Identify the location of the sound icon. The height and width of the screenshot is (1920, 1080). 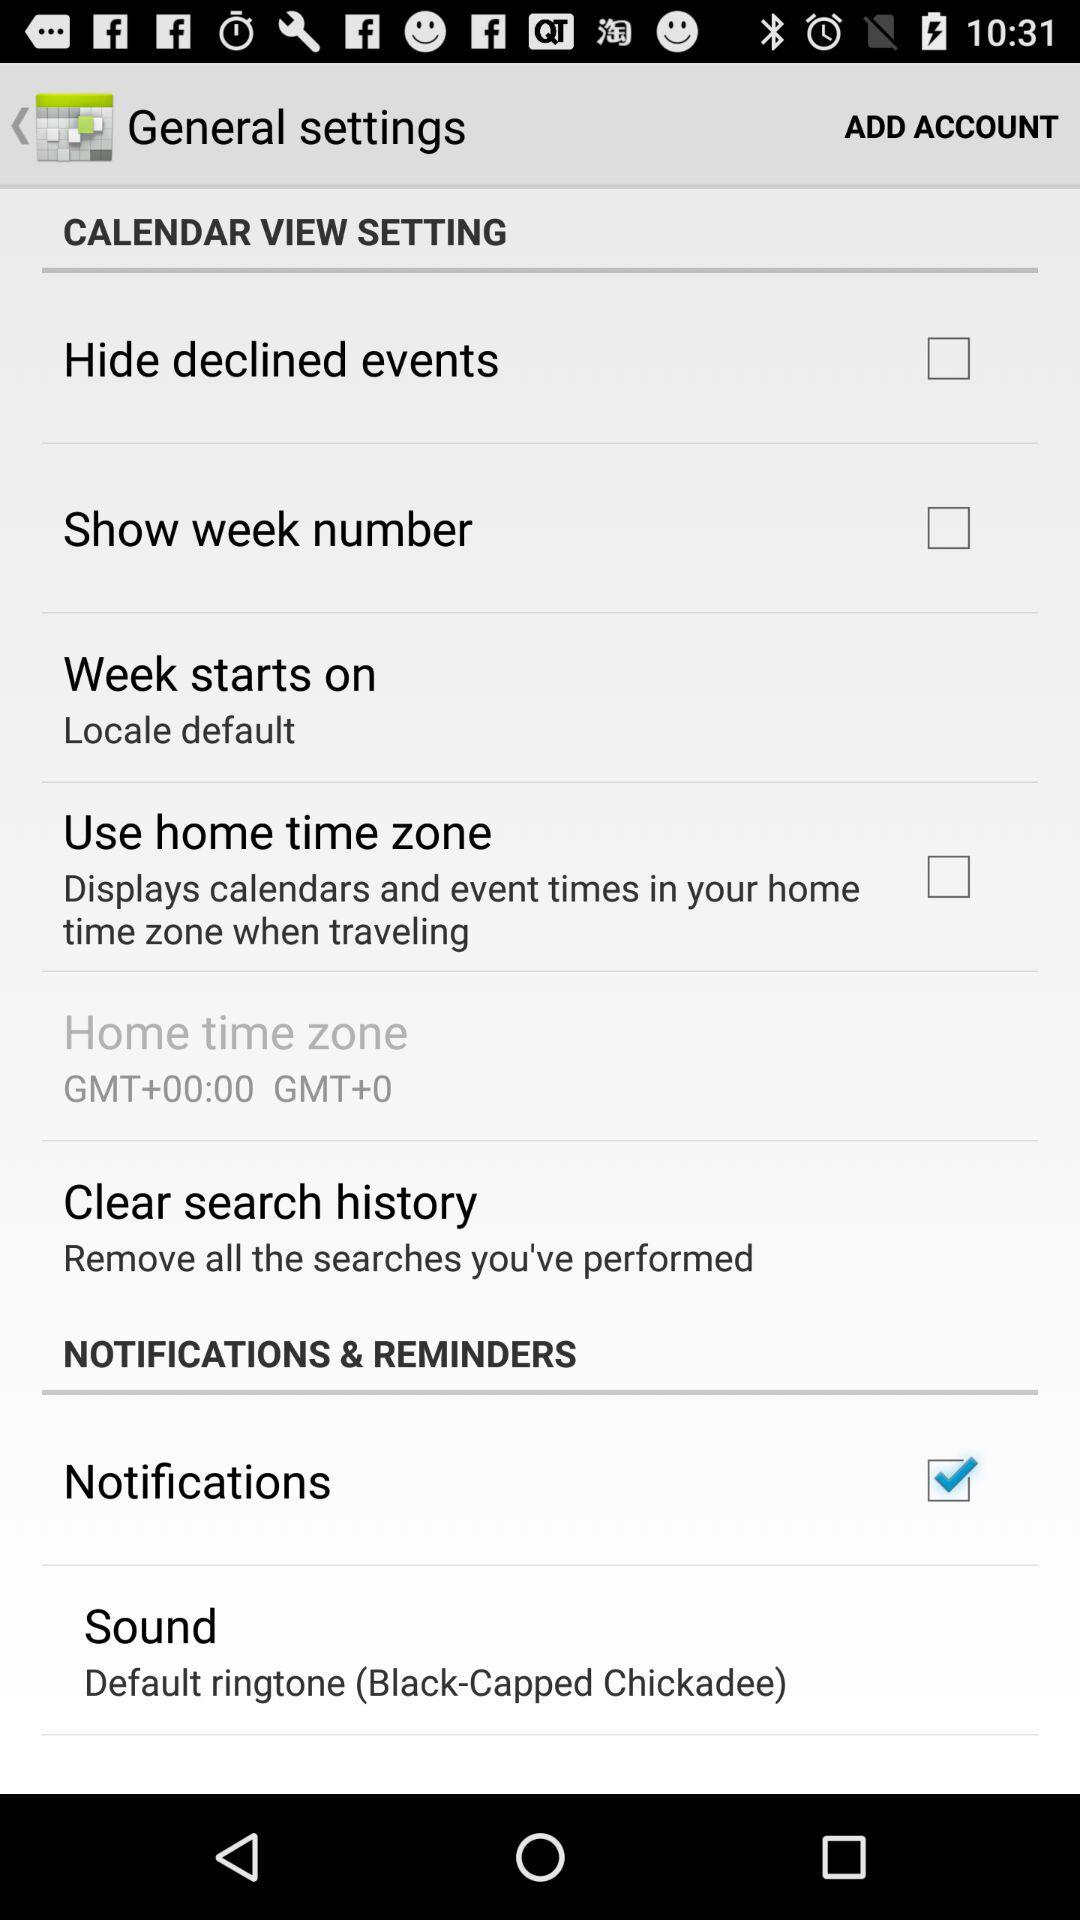
(150, 1624).